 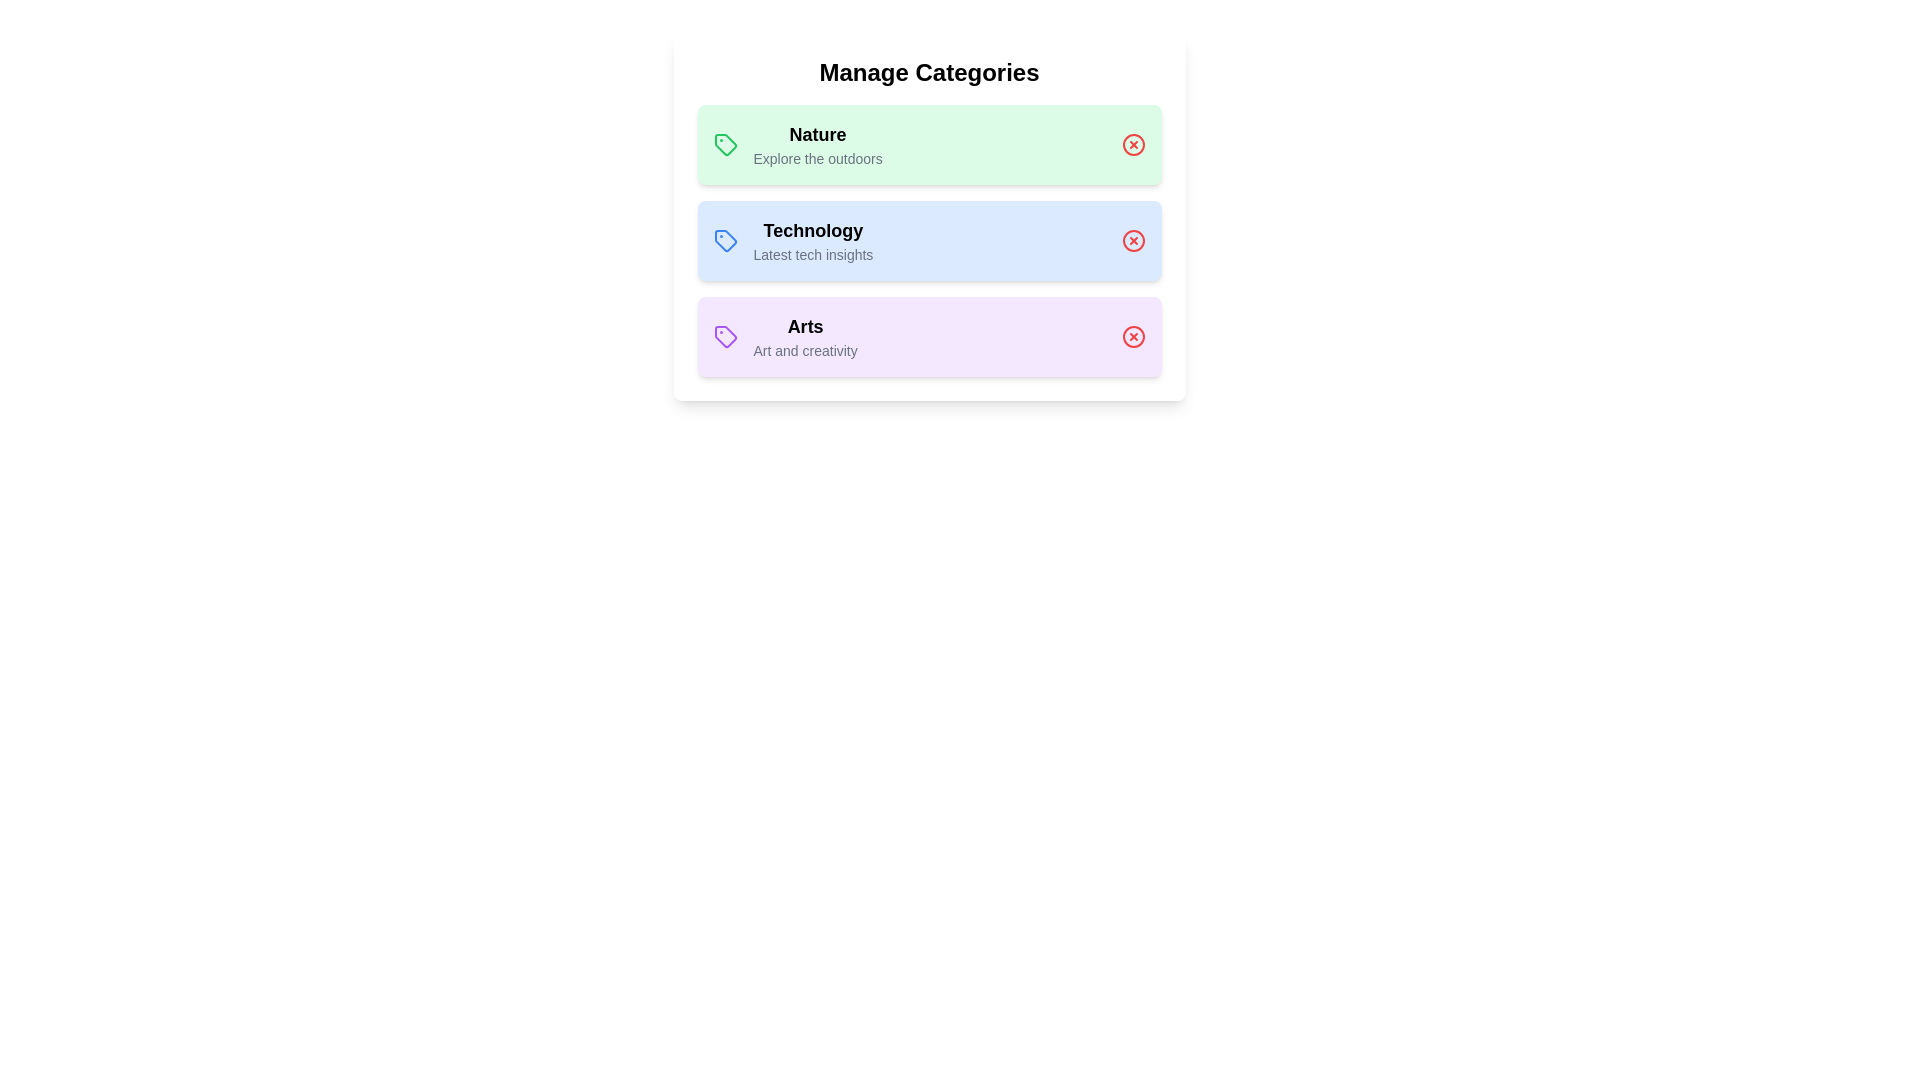 I want to click on the icon representing the category Technology, so click(x=724, y=239).